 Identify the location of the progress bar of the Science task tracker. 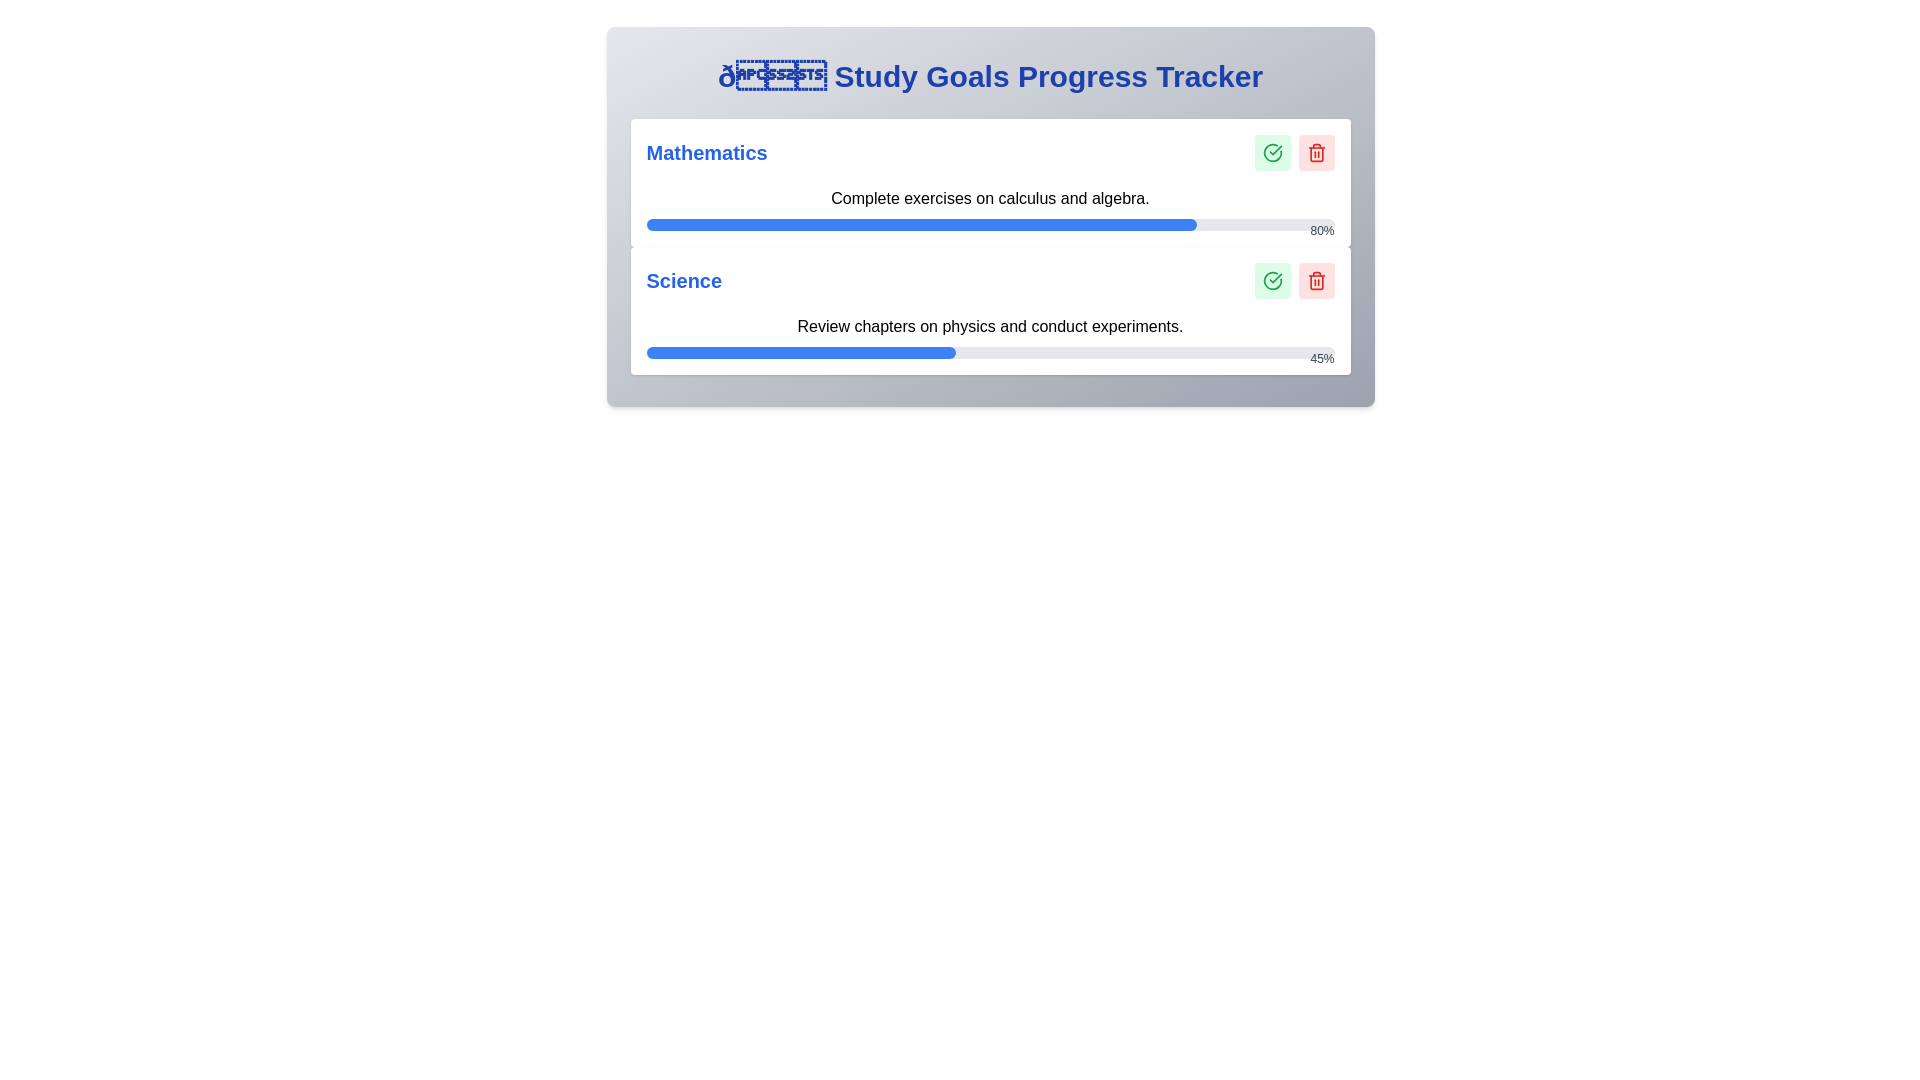
(990, 311).